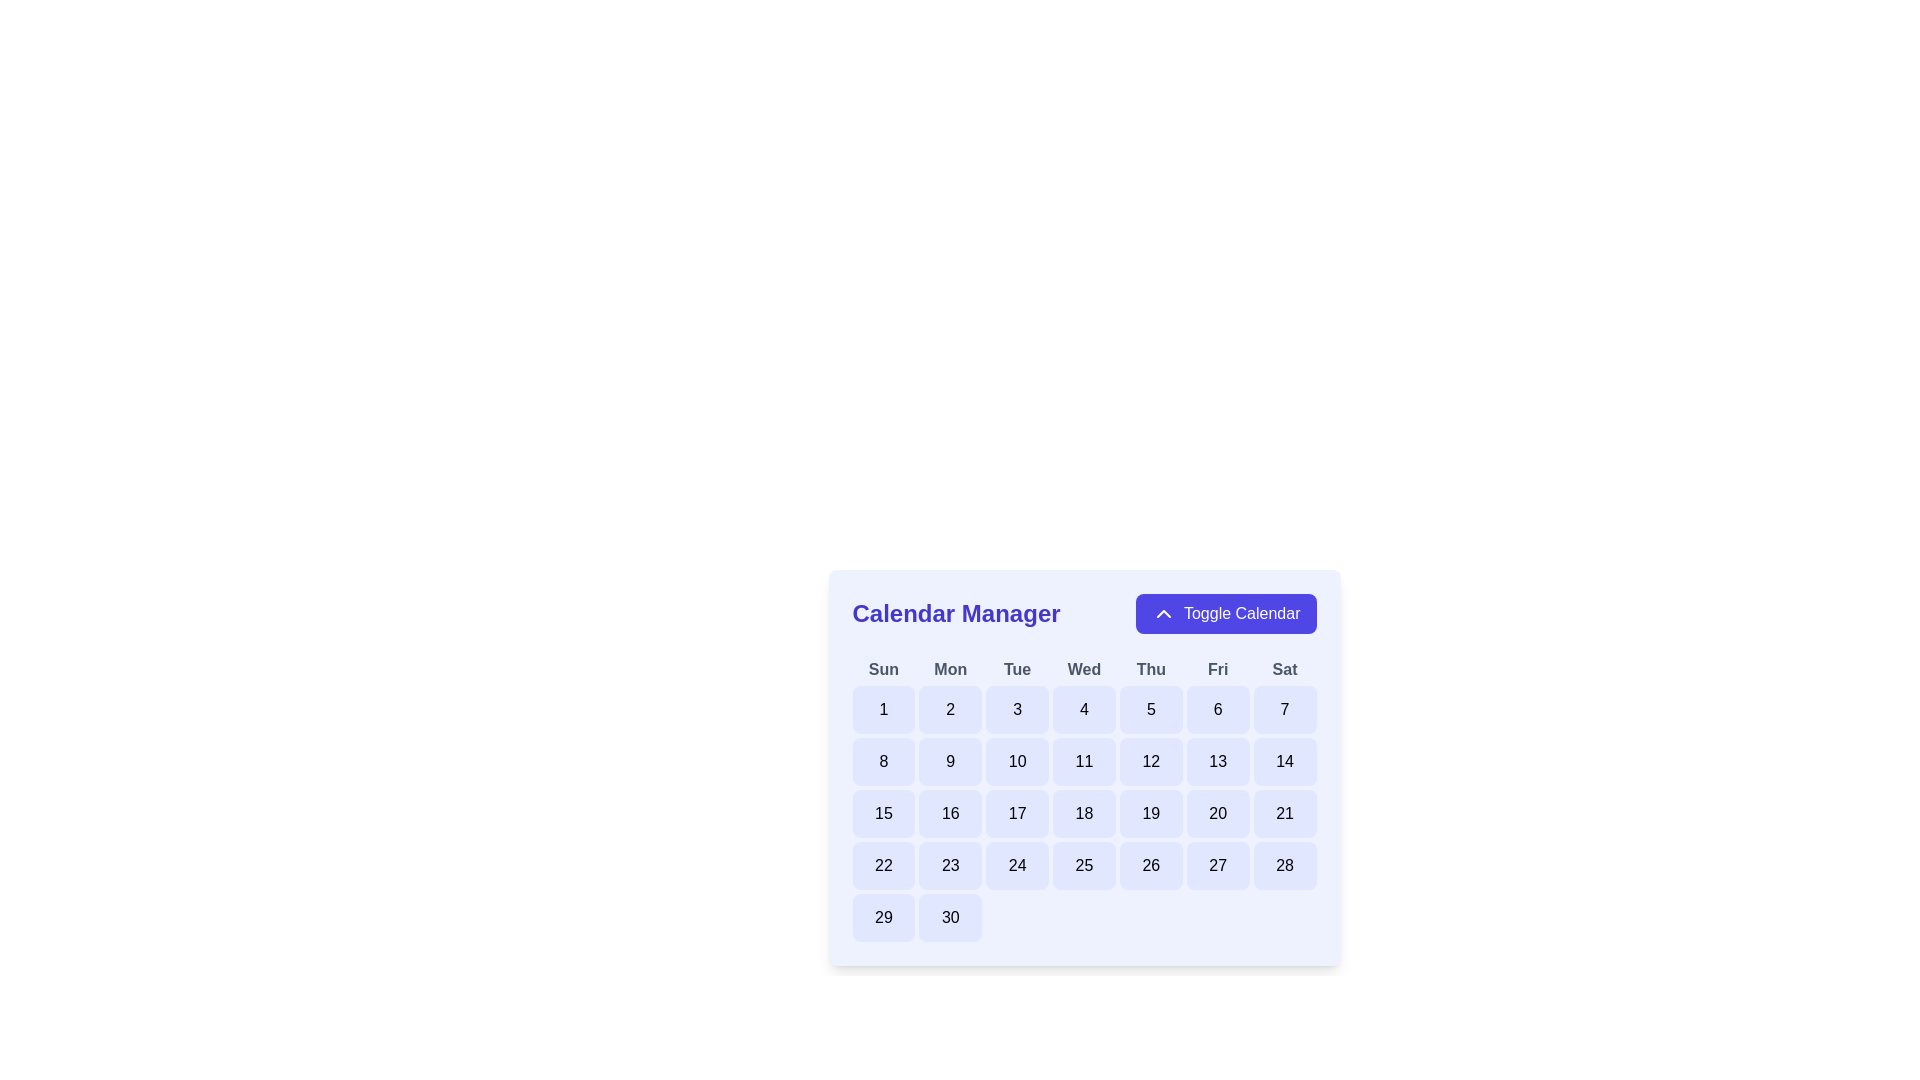  I want to click on the text label displaying 'Mon', which is the second item in a row of day abbreviations above the calendar grid, so click(949, 670).